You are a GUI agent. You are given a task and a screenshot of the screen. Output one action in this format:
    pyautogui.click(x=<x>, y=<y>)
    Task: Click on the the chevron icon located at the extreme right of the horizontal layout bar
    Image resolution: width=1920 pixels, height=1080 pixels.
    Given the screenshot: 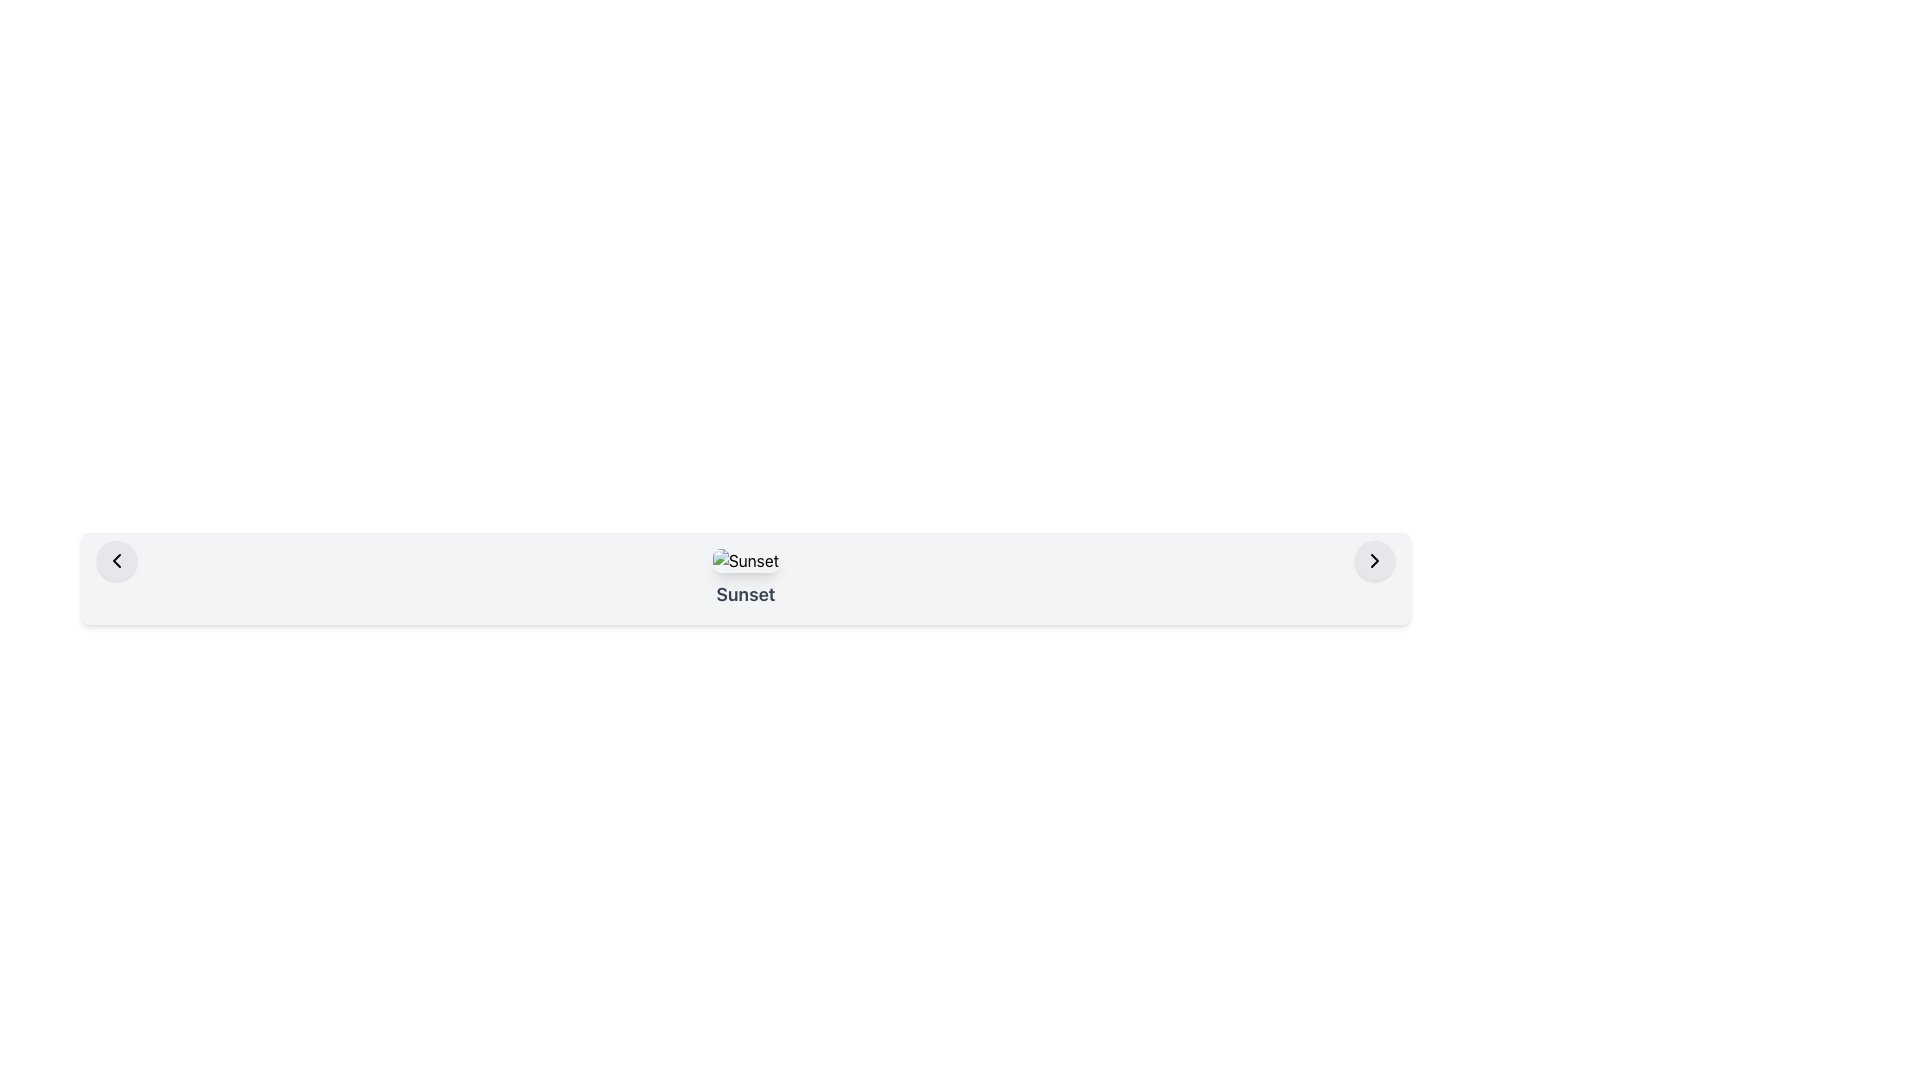 What is the action you would take?
    pyautogui.click(x=1373, y=560)
    